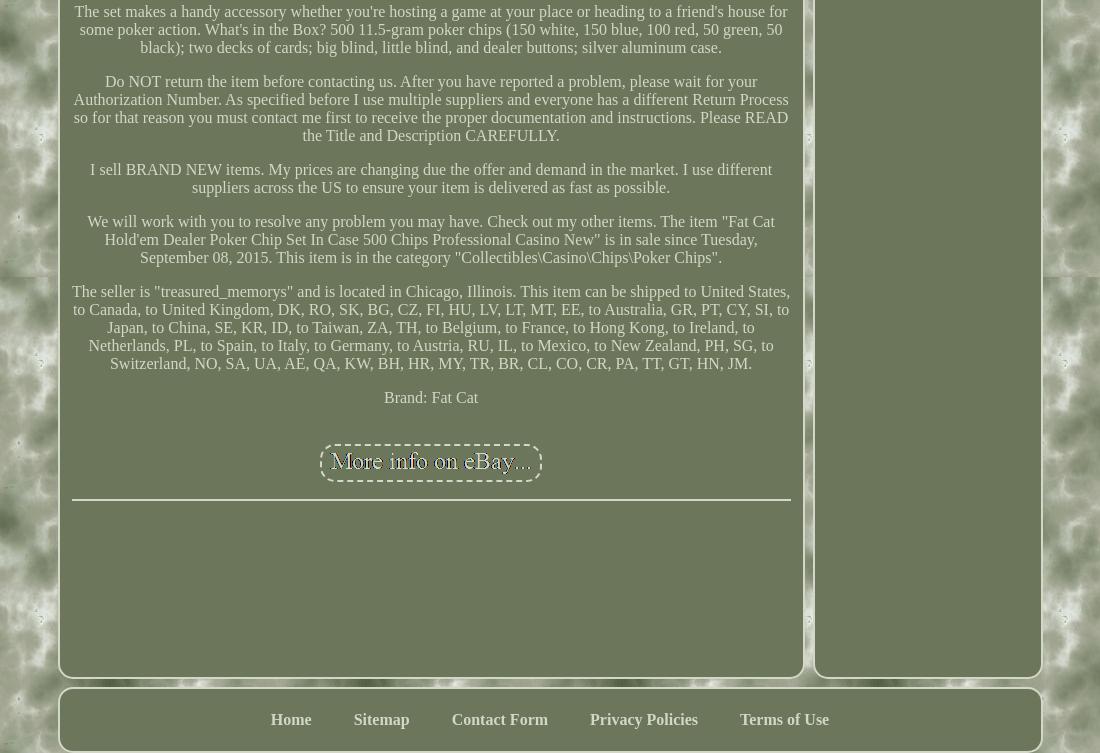 This screenshot has height=753, width=1100. Describe the element at coordinates (429, 28) in the screenshot. I see `'The set makes a handy accessory whether you're hosting a game at your place or heading to a friend's house for some poker action. What's in the Box? 500 11.5-gram poker chips (150 white, 150 blue, 100 red, 50 green, 50 black); two decks of cards; big blind, little blind, and dealer buttons; silver aluminum case.'` at that location.